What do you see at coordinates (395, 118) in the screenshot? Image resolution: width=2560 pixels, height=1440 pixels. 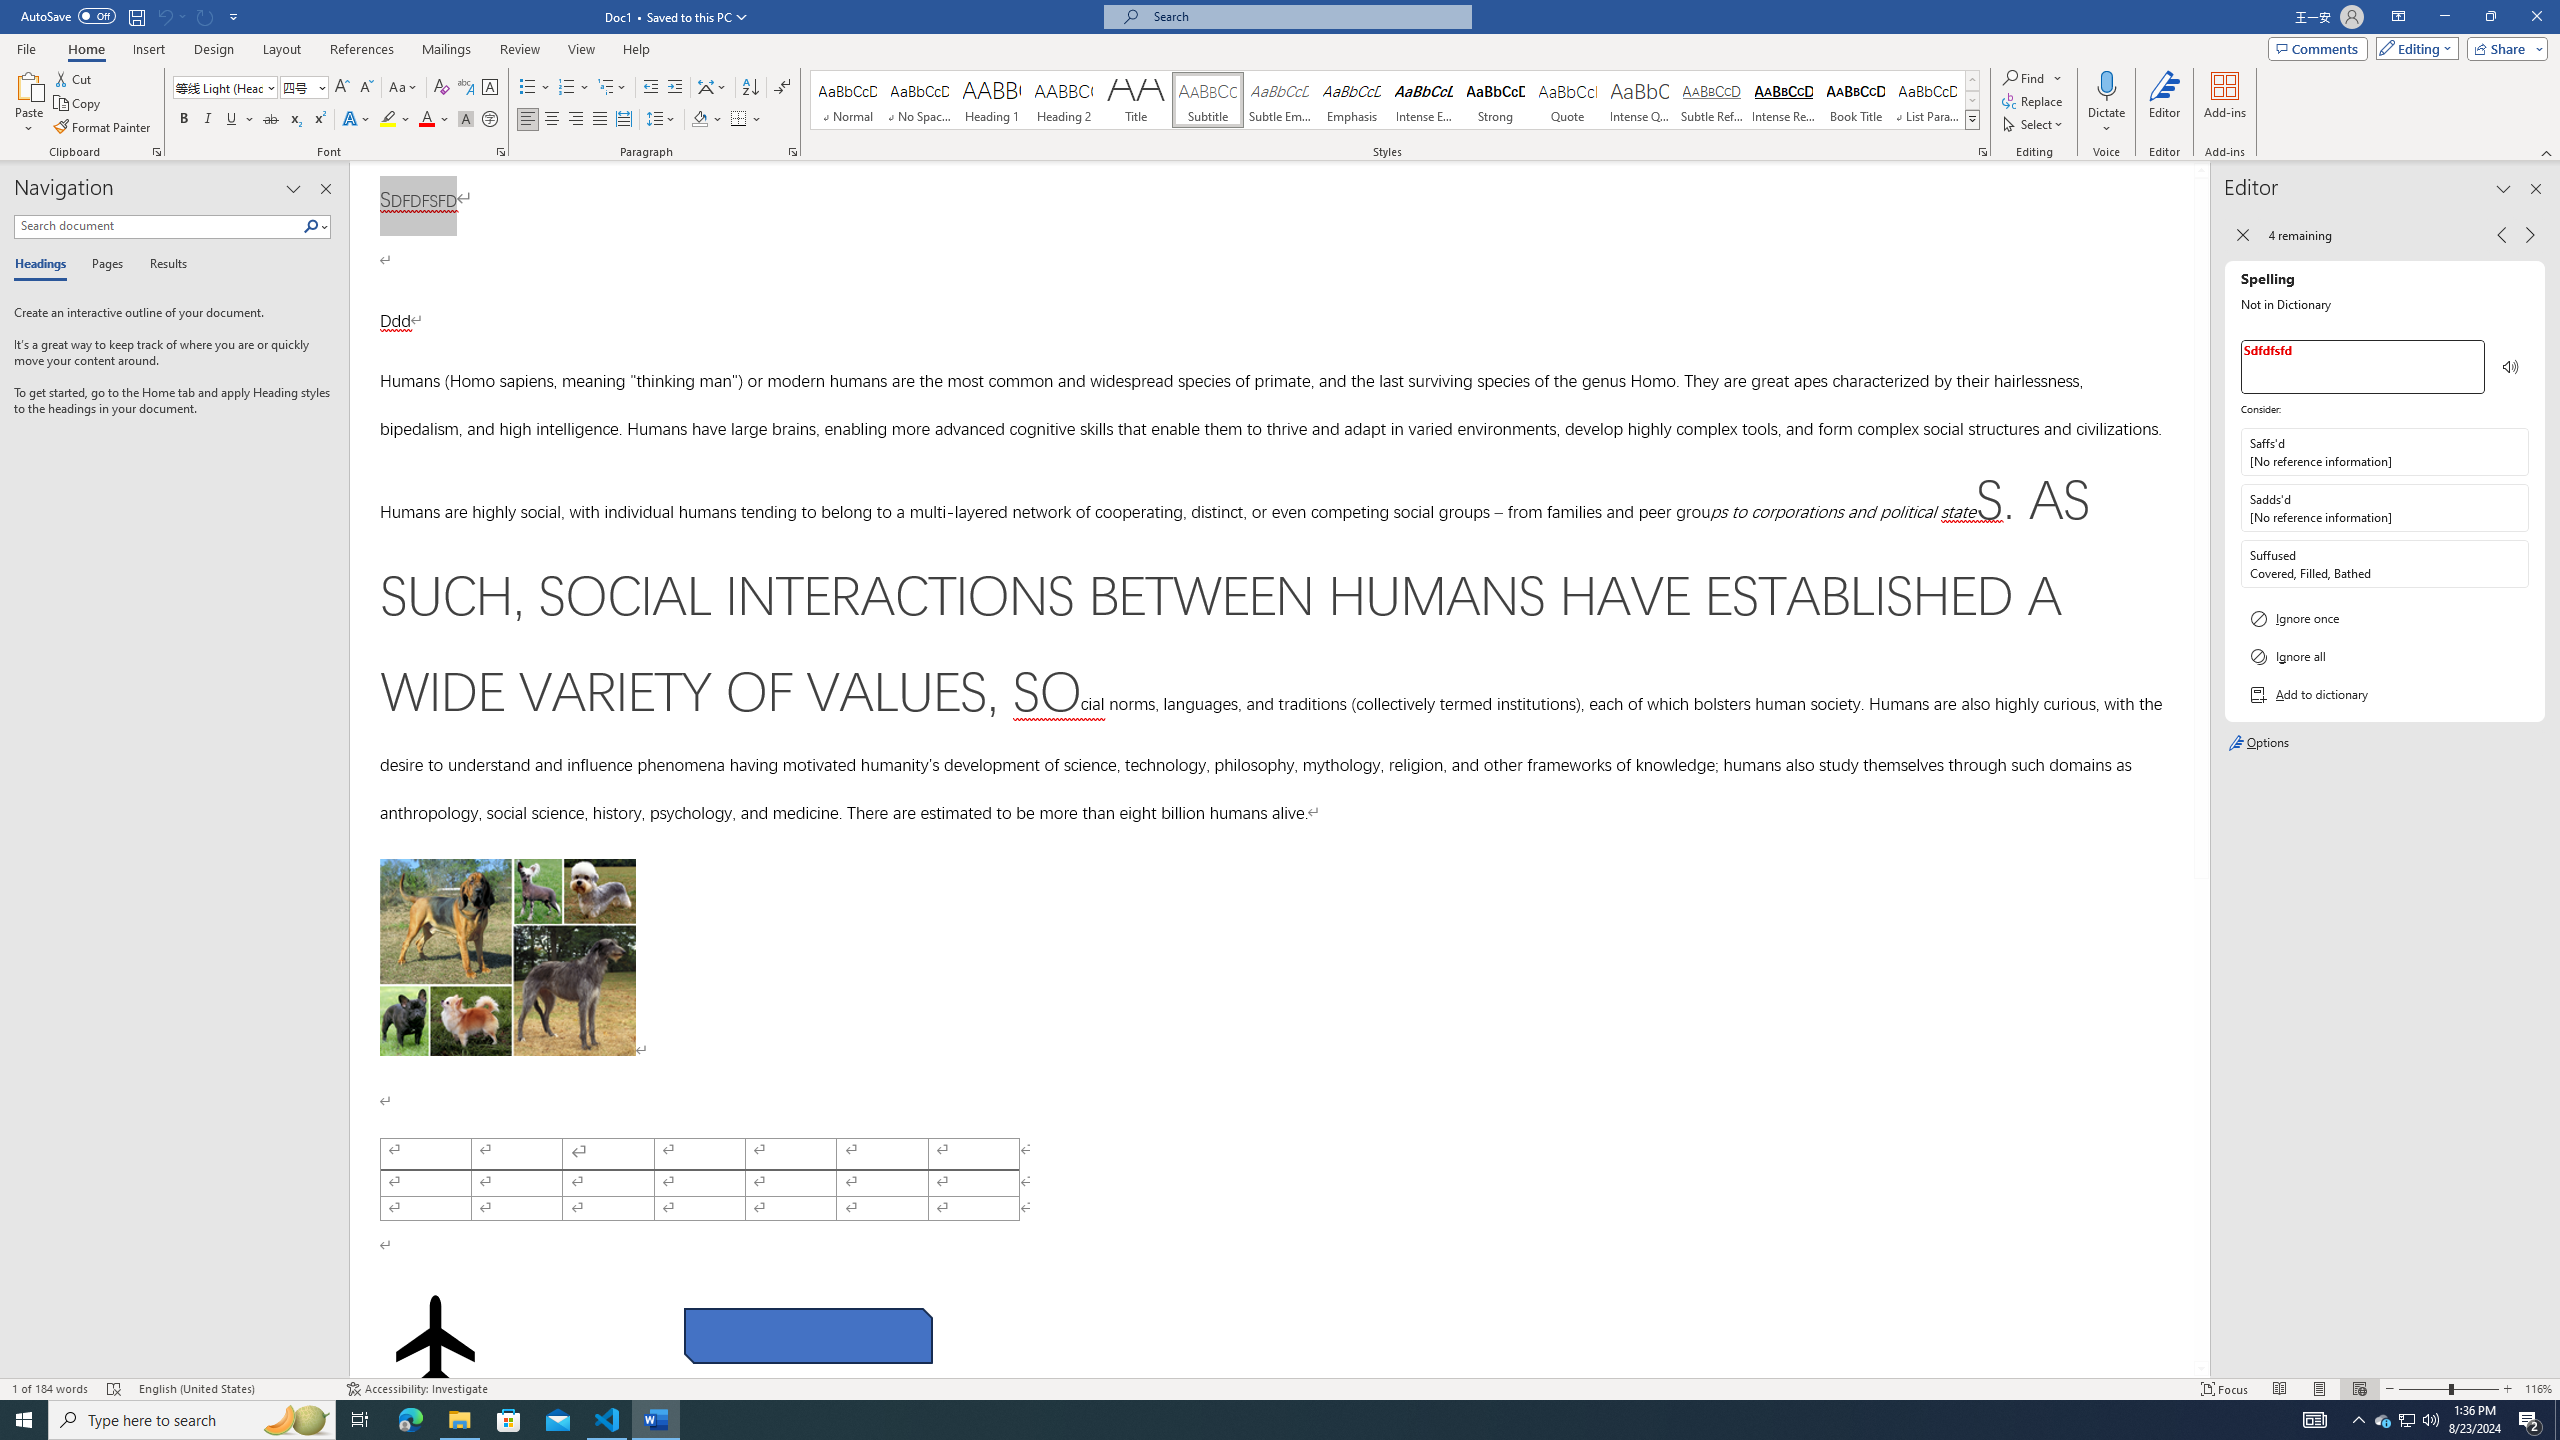 I see `'Text Highlight Color'` at bounding box center [395, 118].